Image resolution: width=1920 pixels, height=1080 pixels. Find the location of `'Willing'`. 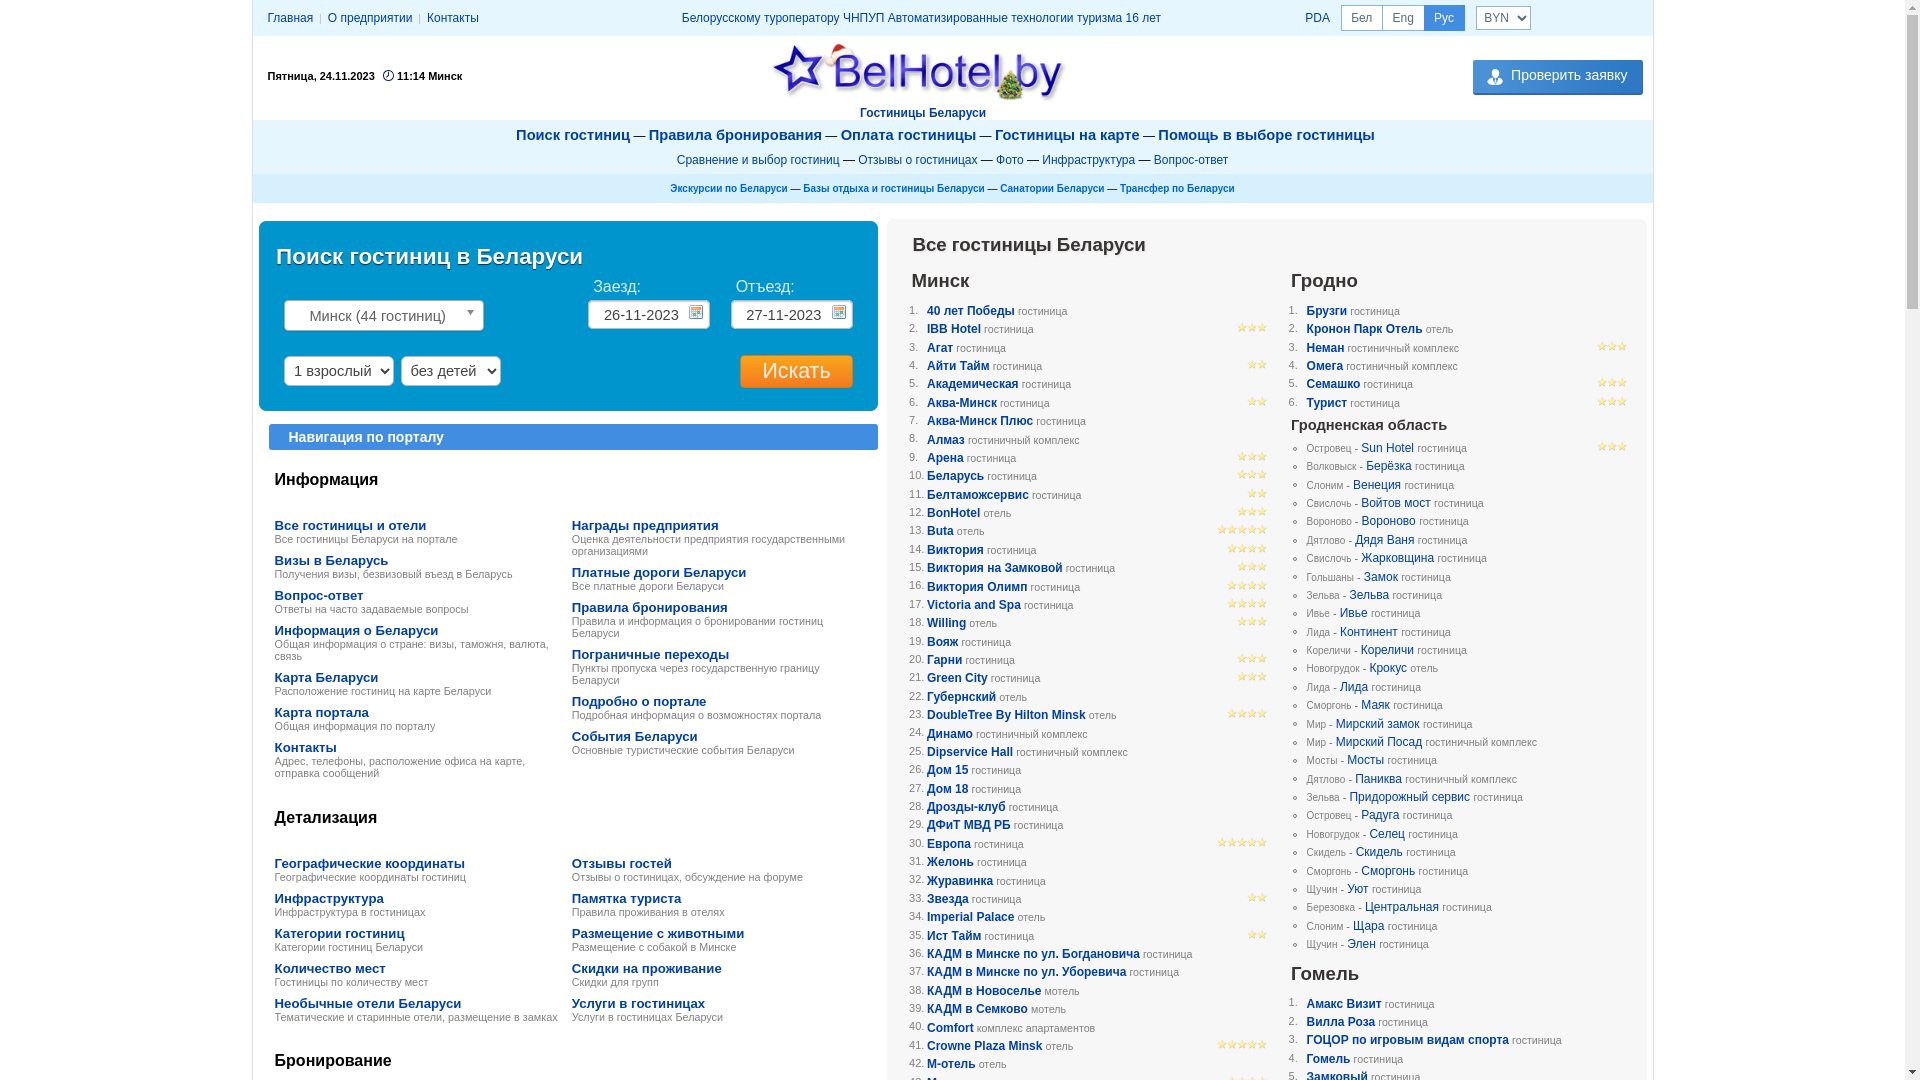

'Willing' is located at coordinates (945, 622).